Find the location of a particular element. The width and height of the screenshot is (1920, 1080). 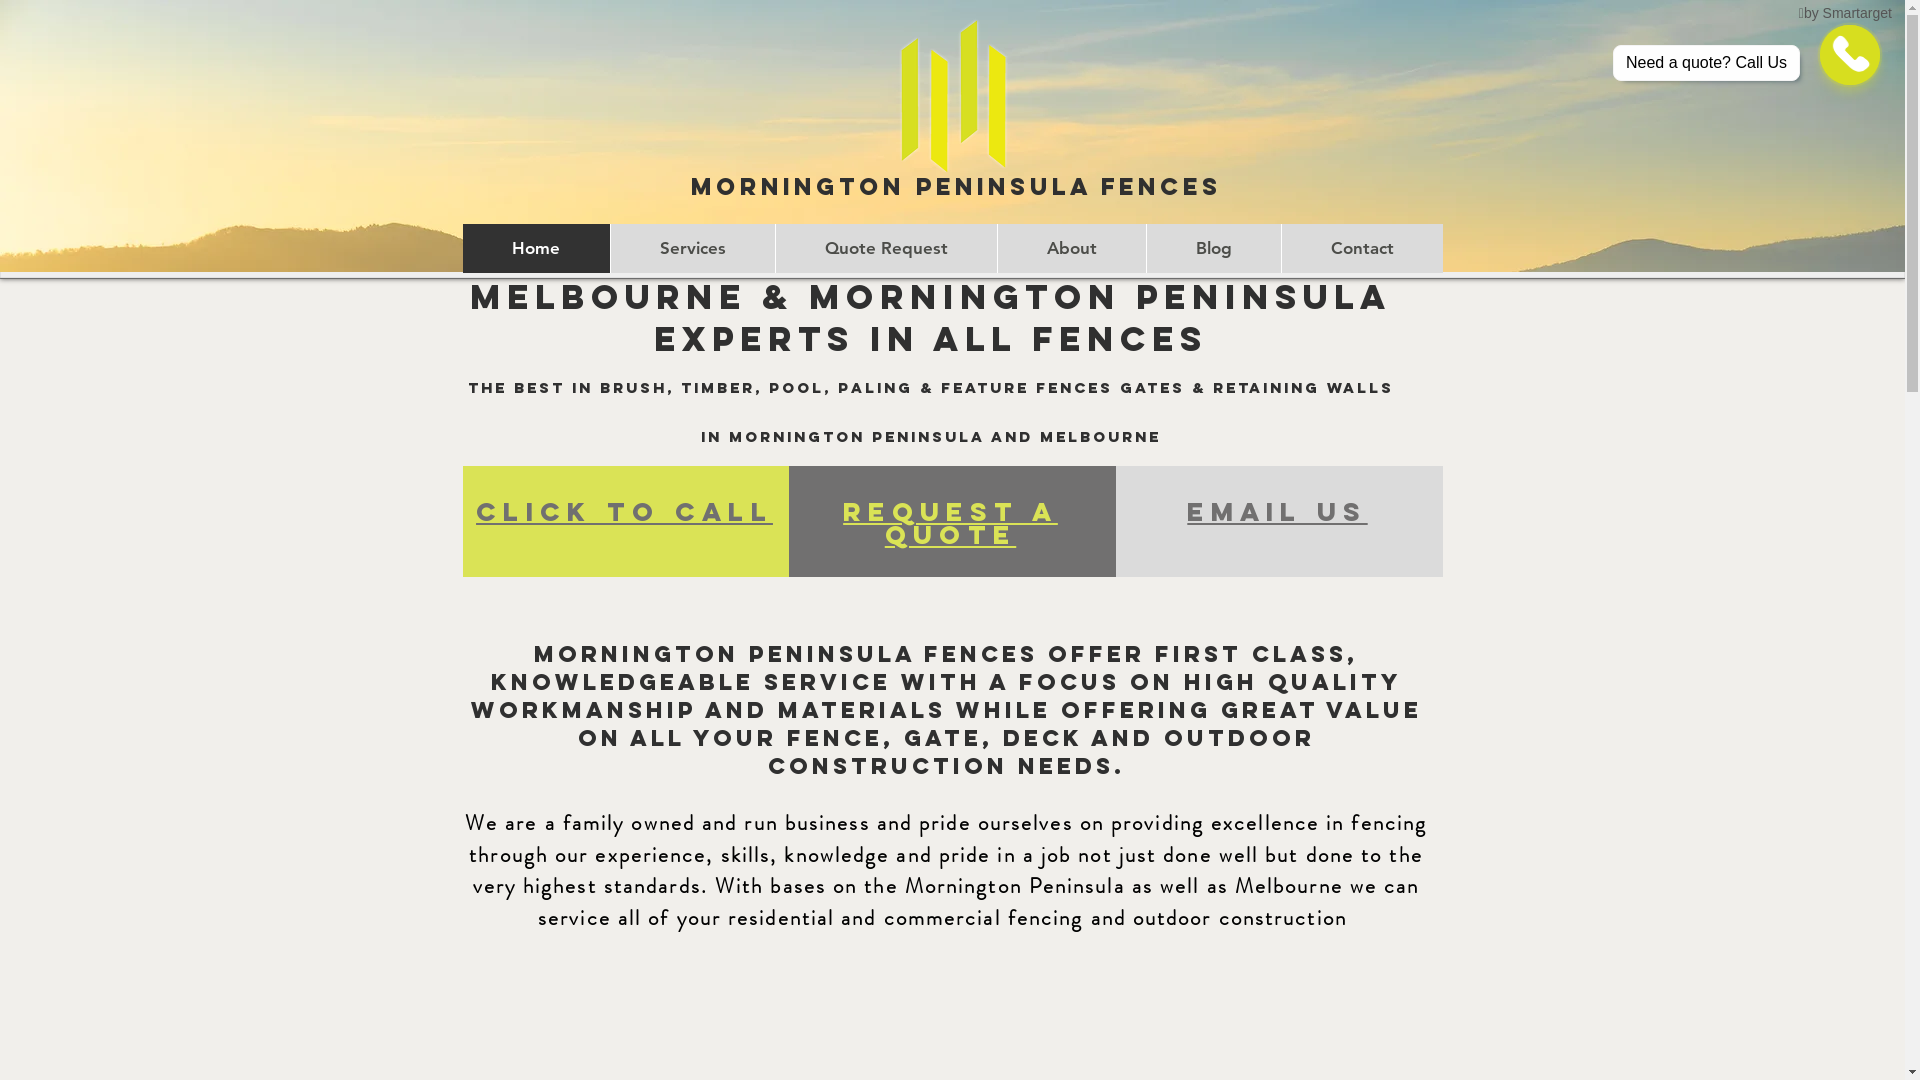

'About' is located at coordinates (1069, 247).